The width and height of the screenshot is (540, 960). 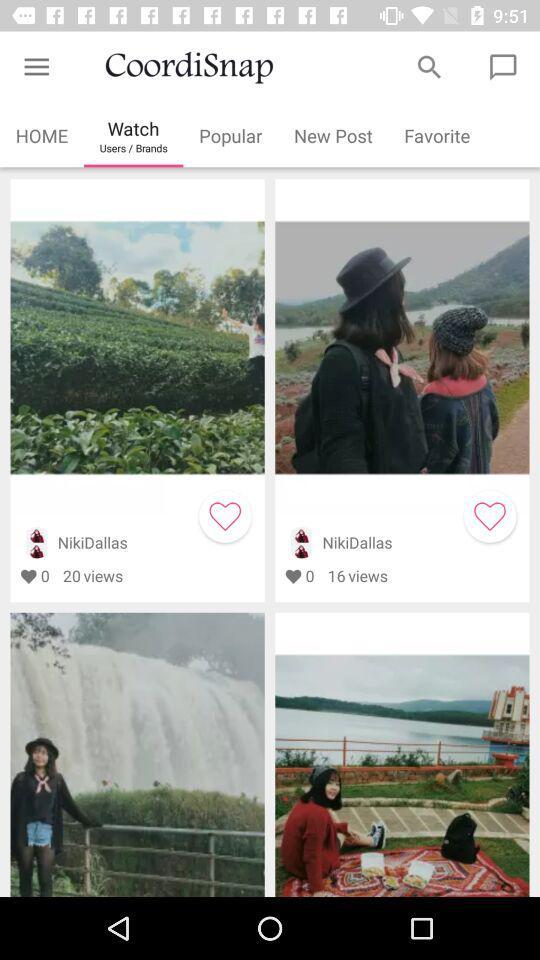 What do you see at coordinates (36, 67) in the screenshot?
I see `the item above home` at bounding box center [36, 67].